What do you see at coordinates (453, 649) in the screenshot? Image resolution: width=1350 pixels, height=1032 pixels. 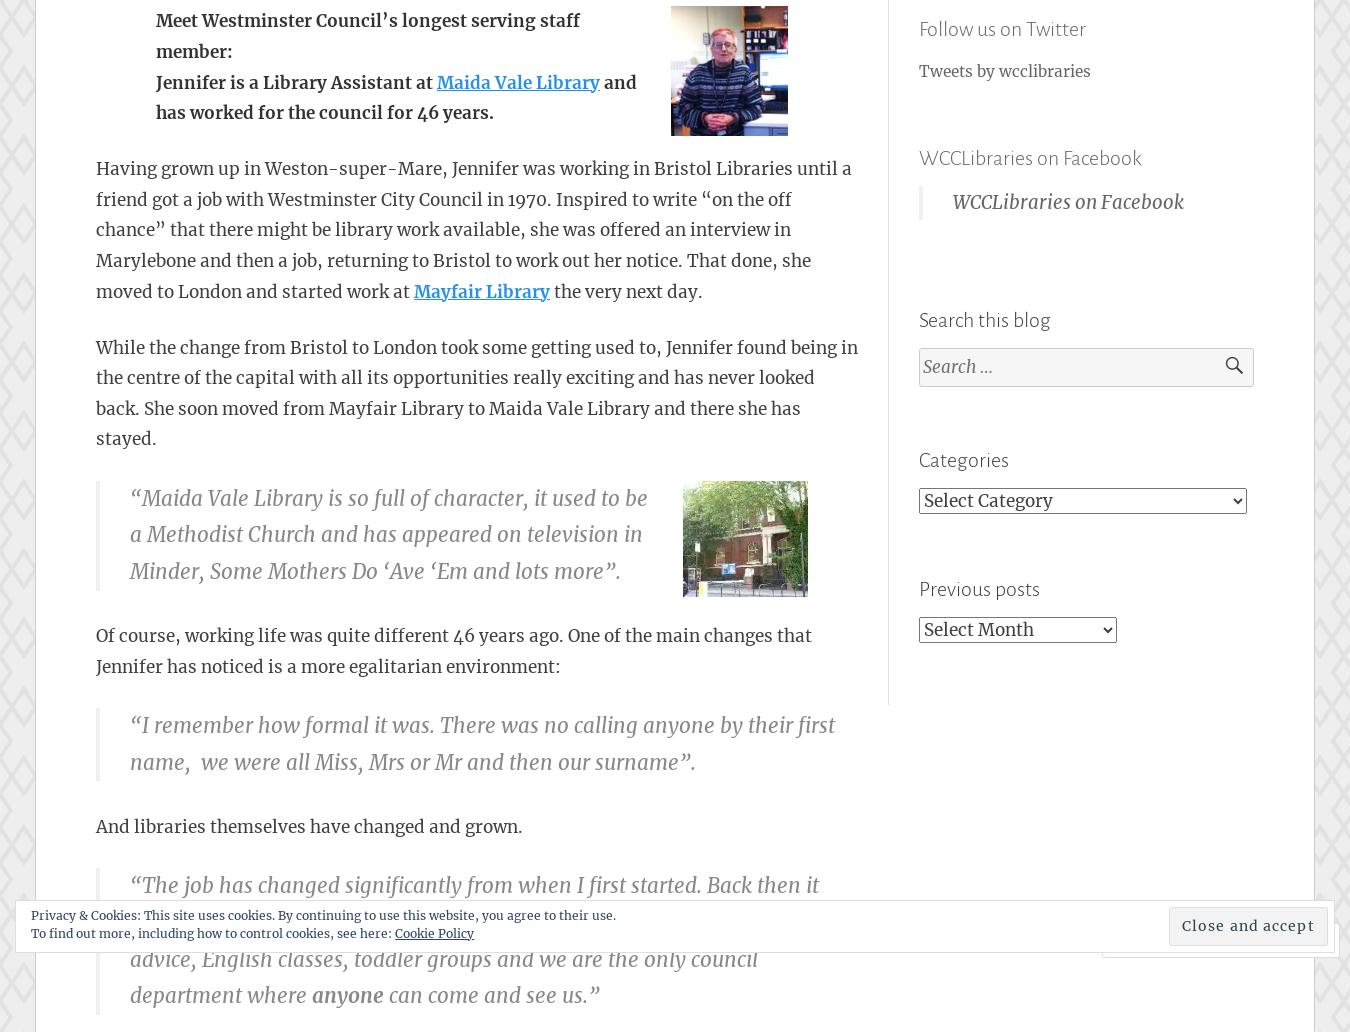 I see `'Of course, working life was quite different 46 years ago. One of the main changes that Jennifer has noticed is a more egalitarian environment:'` at bounding box center [453, 649].